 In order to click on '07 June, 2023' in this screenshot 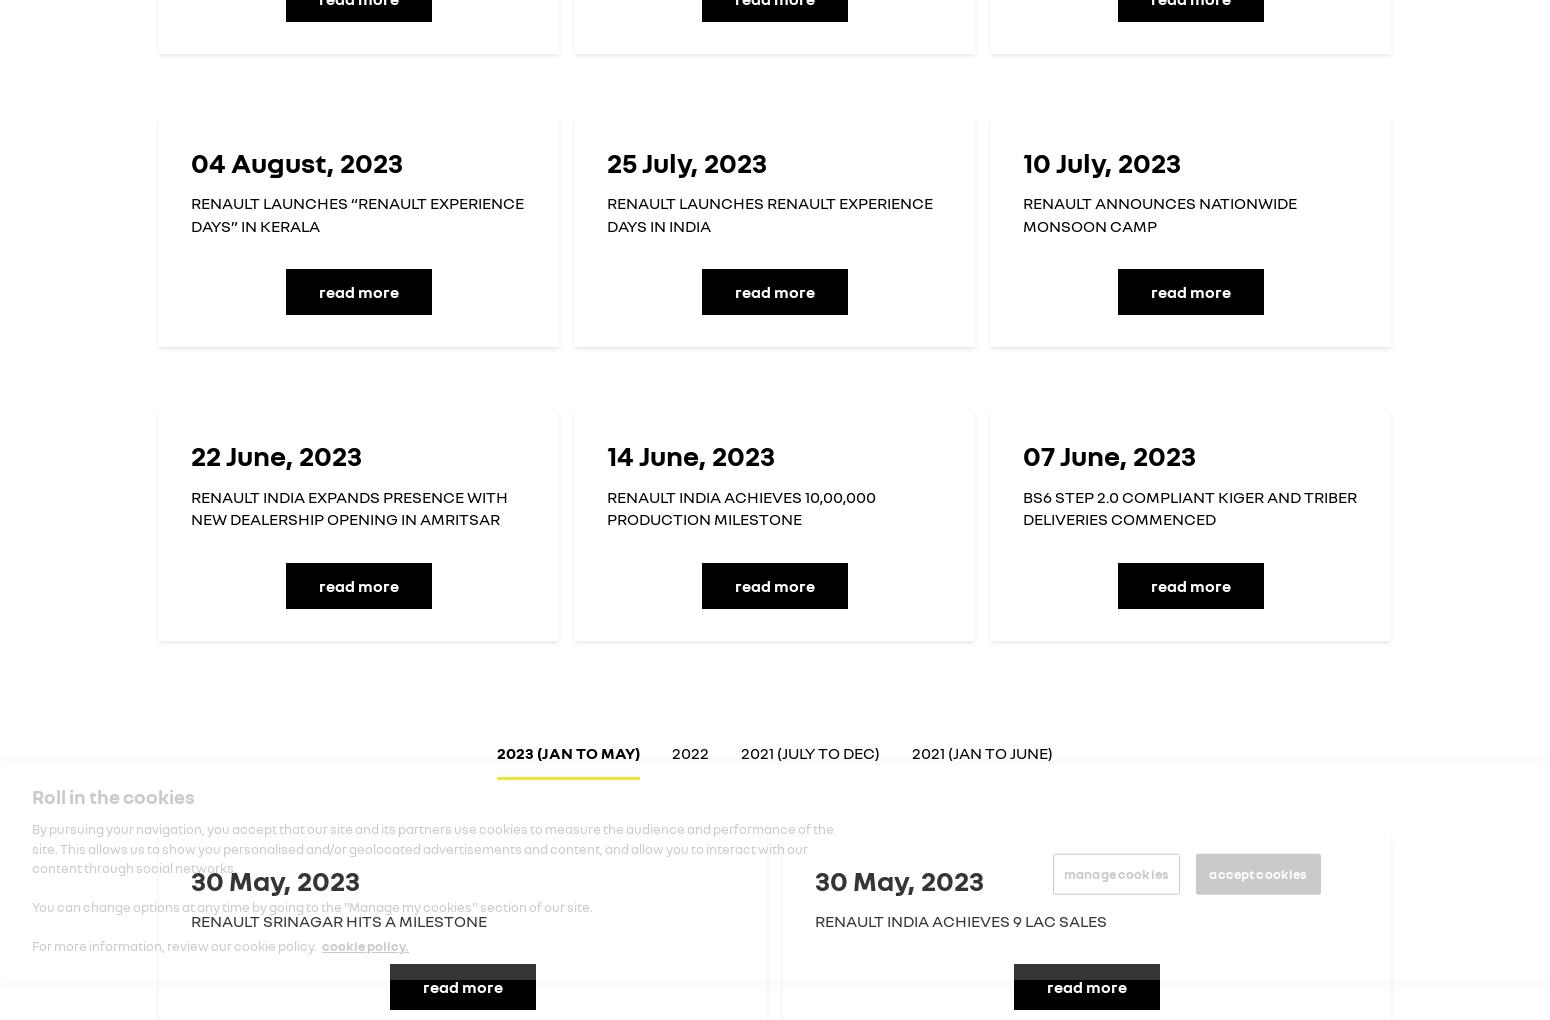, I will do `click(1108, 454)`.